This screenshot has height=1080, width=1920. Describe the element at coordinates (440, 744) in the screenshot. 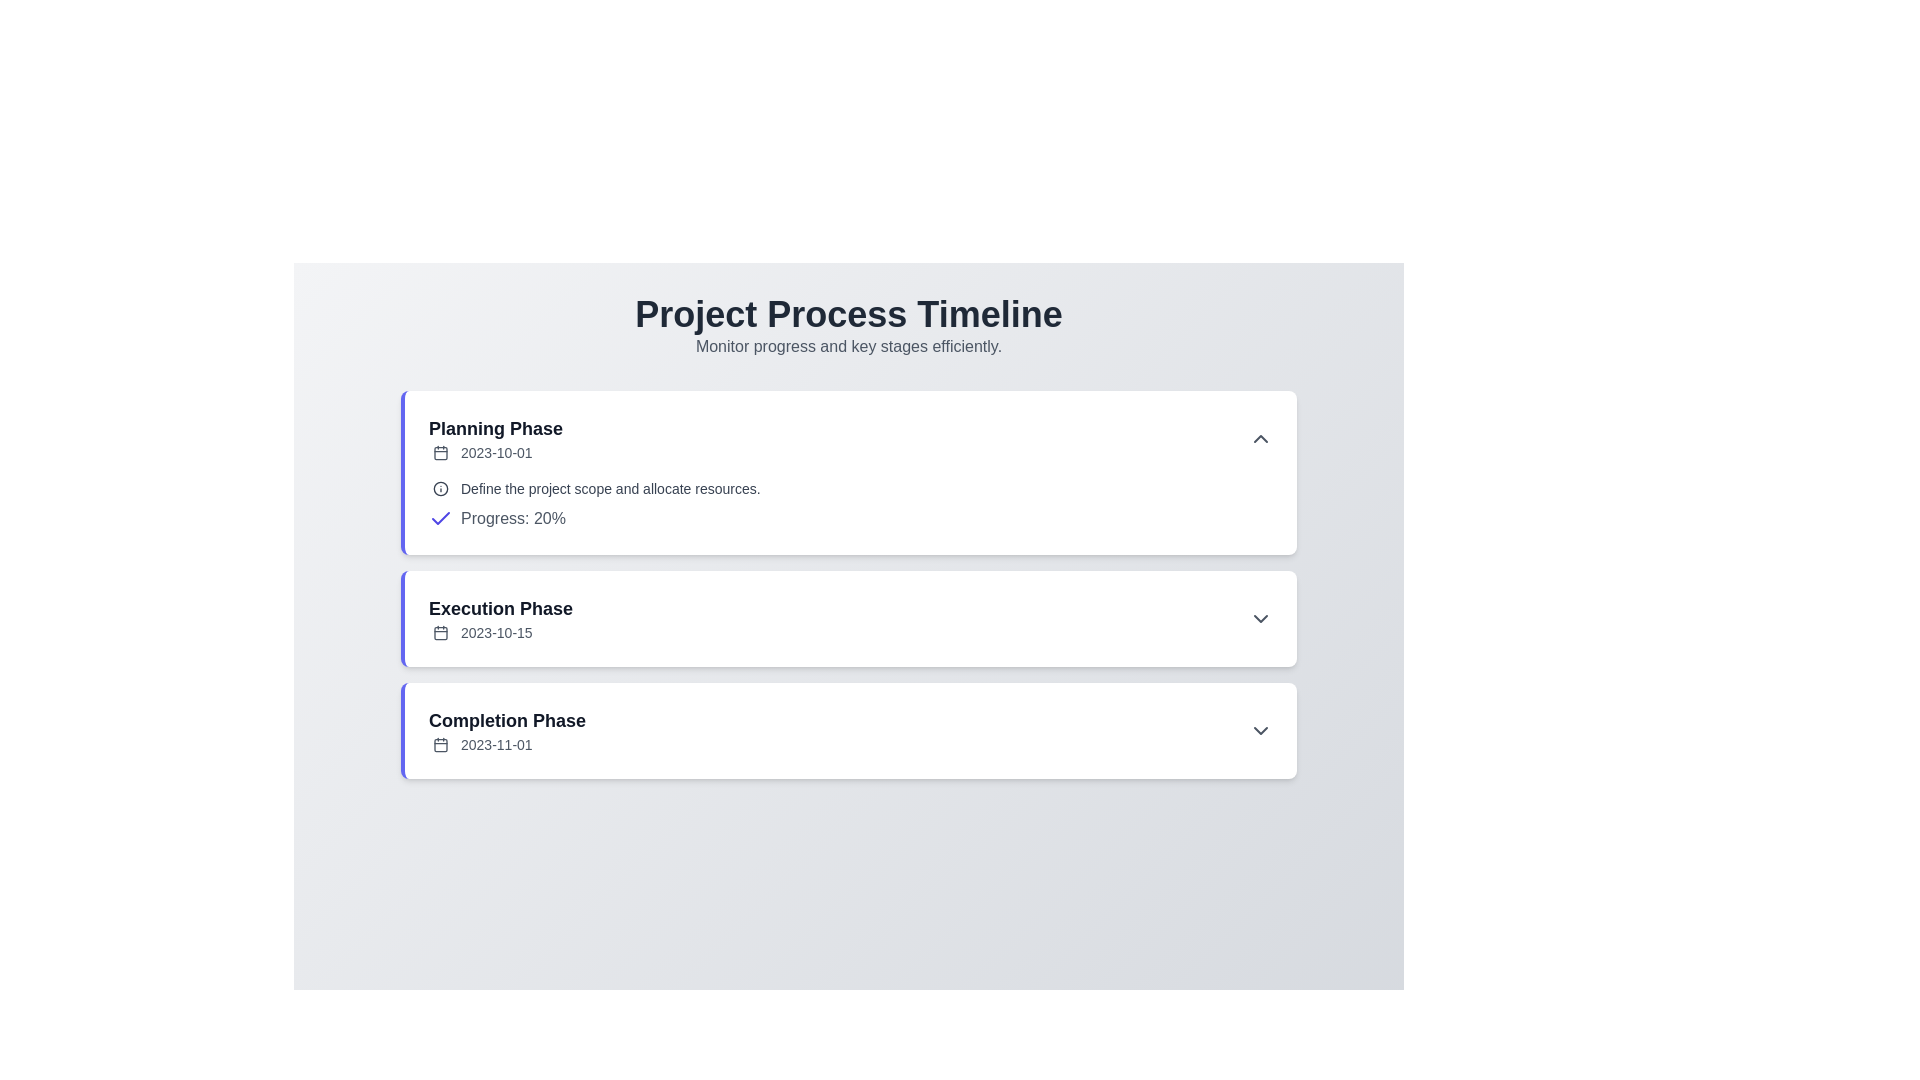

I see `small gray calendar-shaped icon located before the date text '2023-11-01' in the 'Completion Phase' section for styling` at that location.